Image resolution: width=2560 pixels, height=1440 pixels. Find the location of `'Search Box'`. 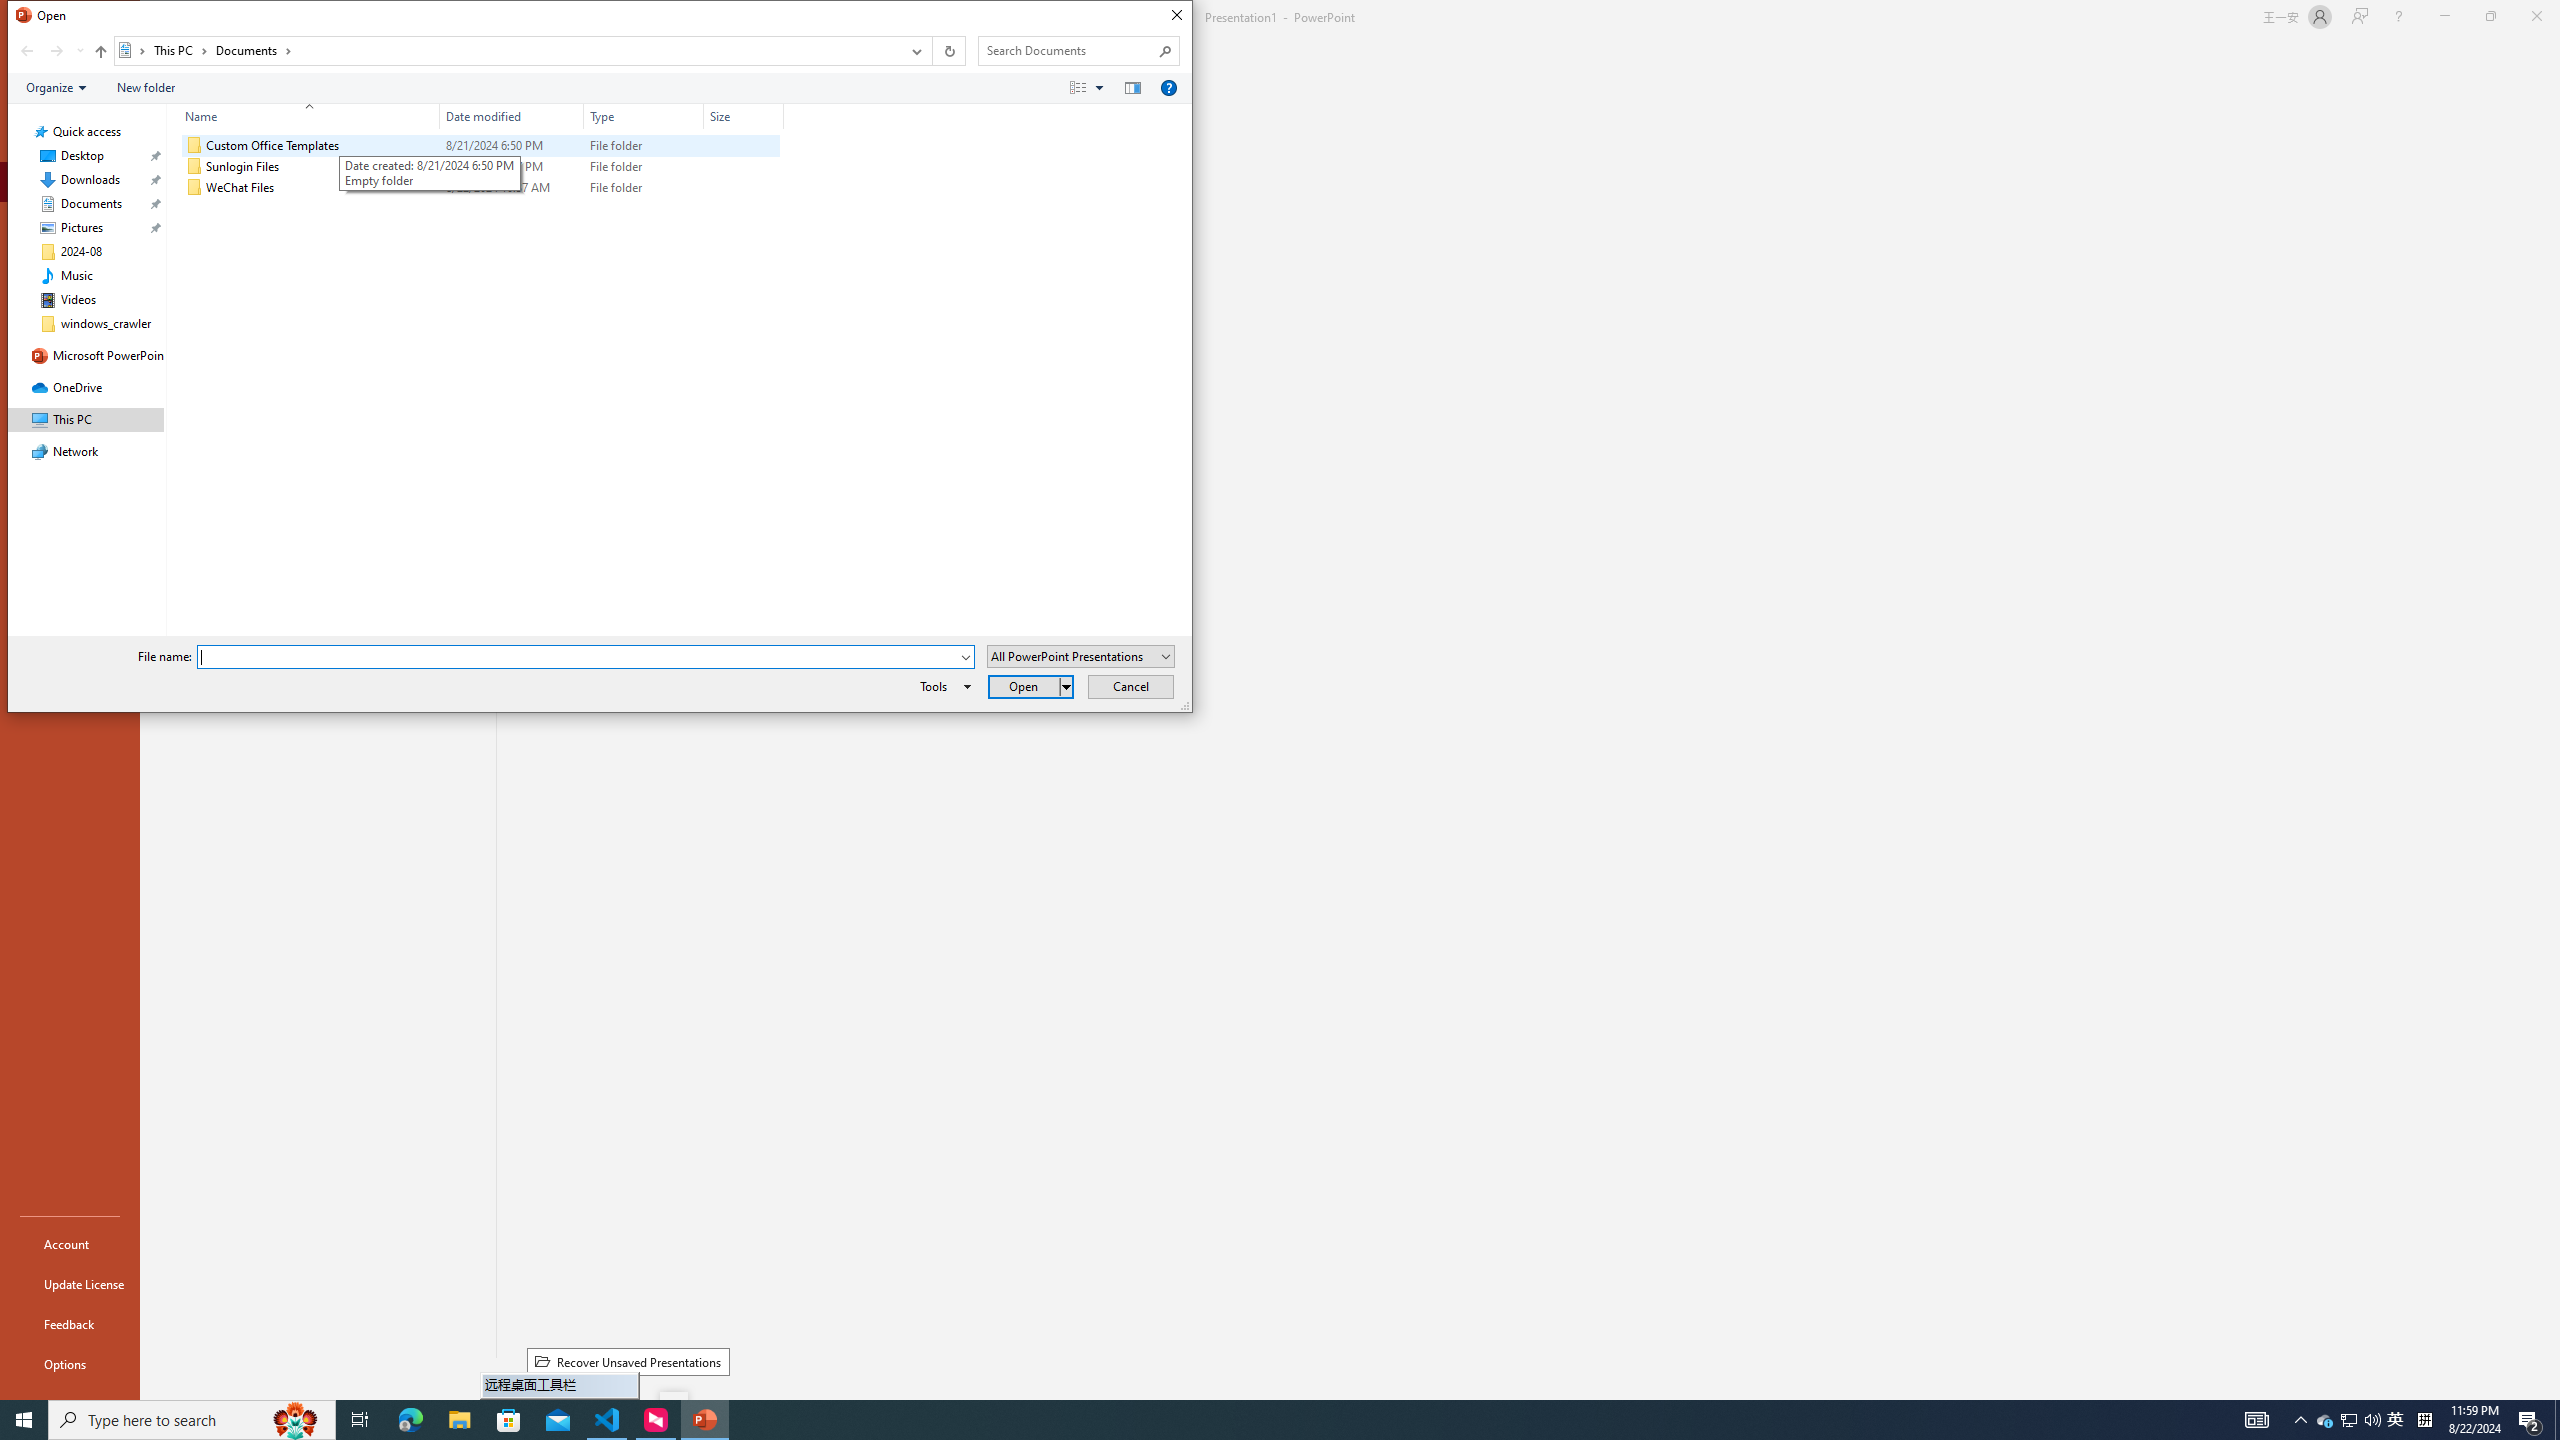

'Search Box' is located at coordinates (1068, 49).